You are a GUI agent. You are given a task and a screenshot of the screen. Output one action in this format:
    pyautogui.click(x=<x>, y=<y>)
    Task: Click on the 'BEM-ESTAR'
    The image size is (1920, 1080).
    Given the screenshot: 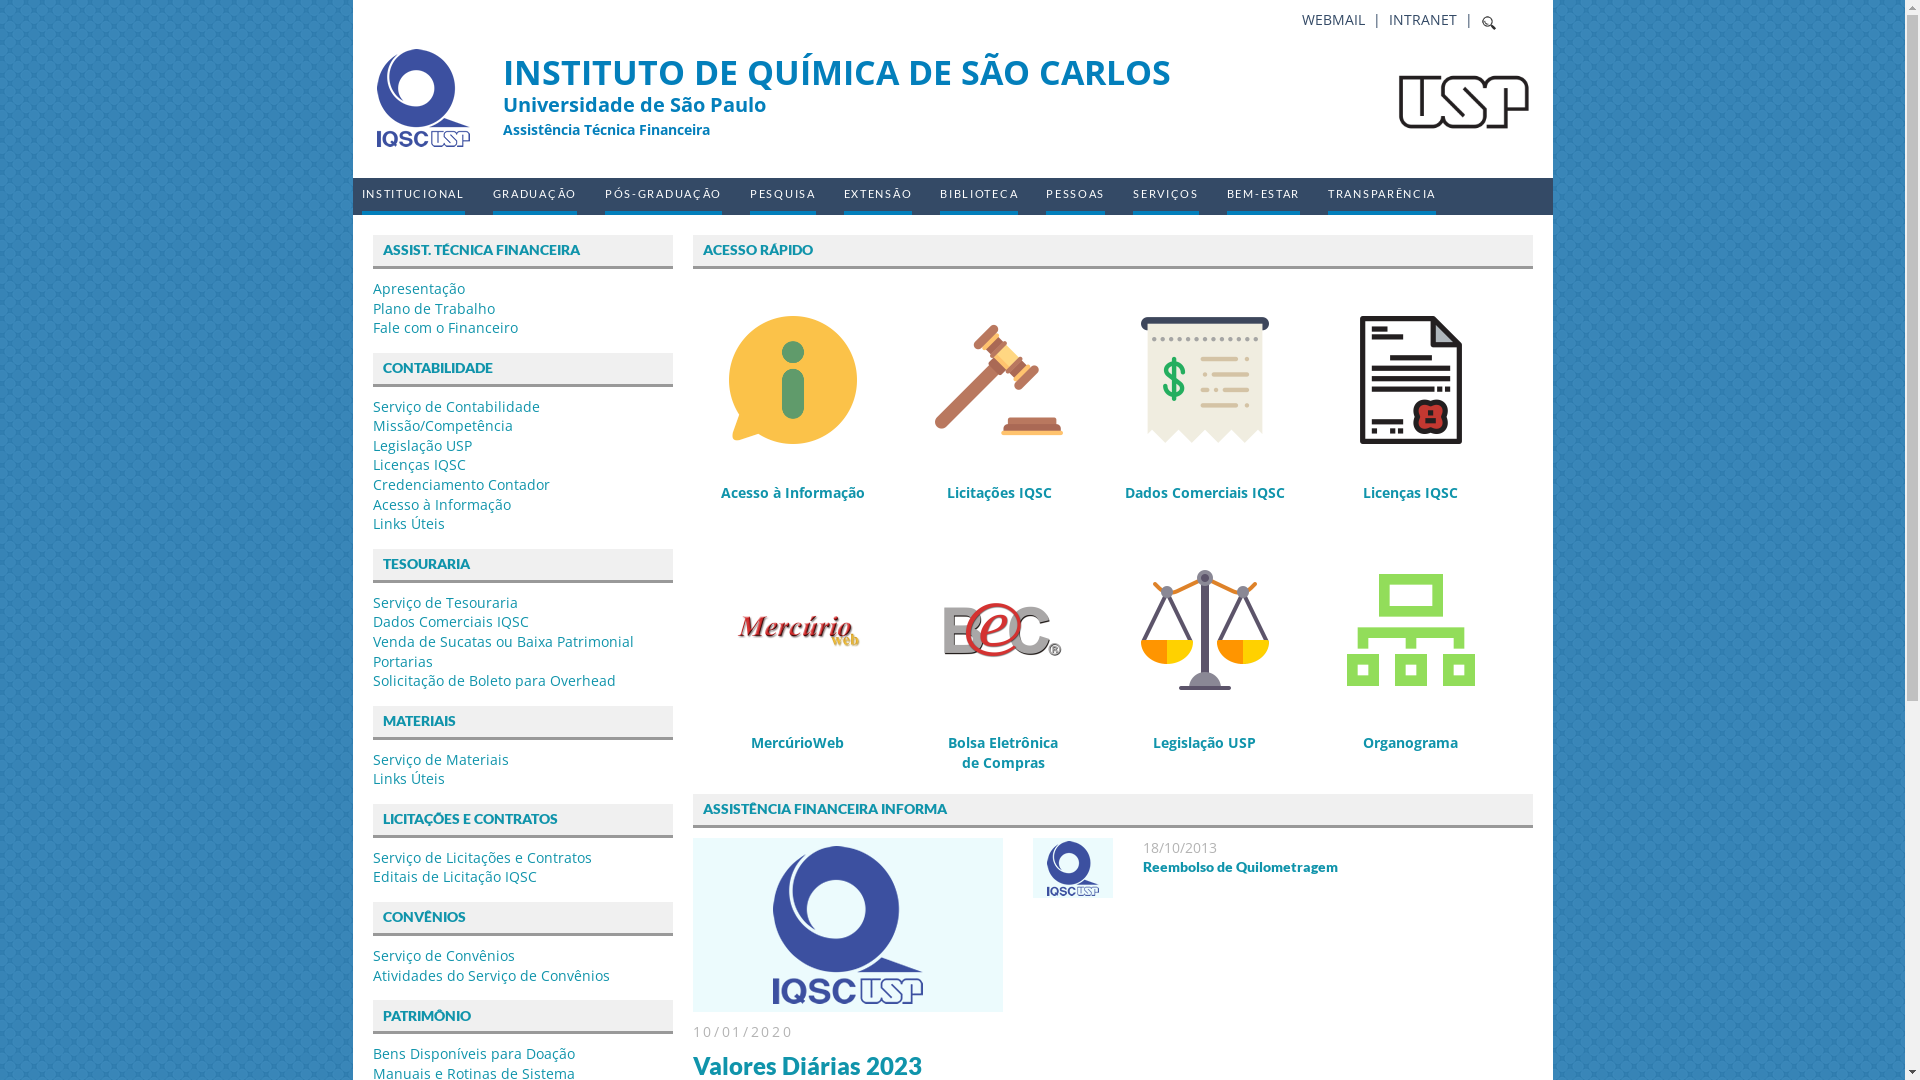 What is the action you would take?
    pyautogui.click(x=1262, y=196)
    